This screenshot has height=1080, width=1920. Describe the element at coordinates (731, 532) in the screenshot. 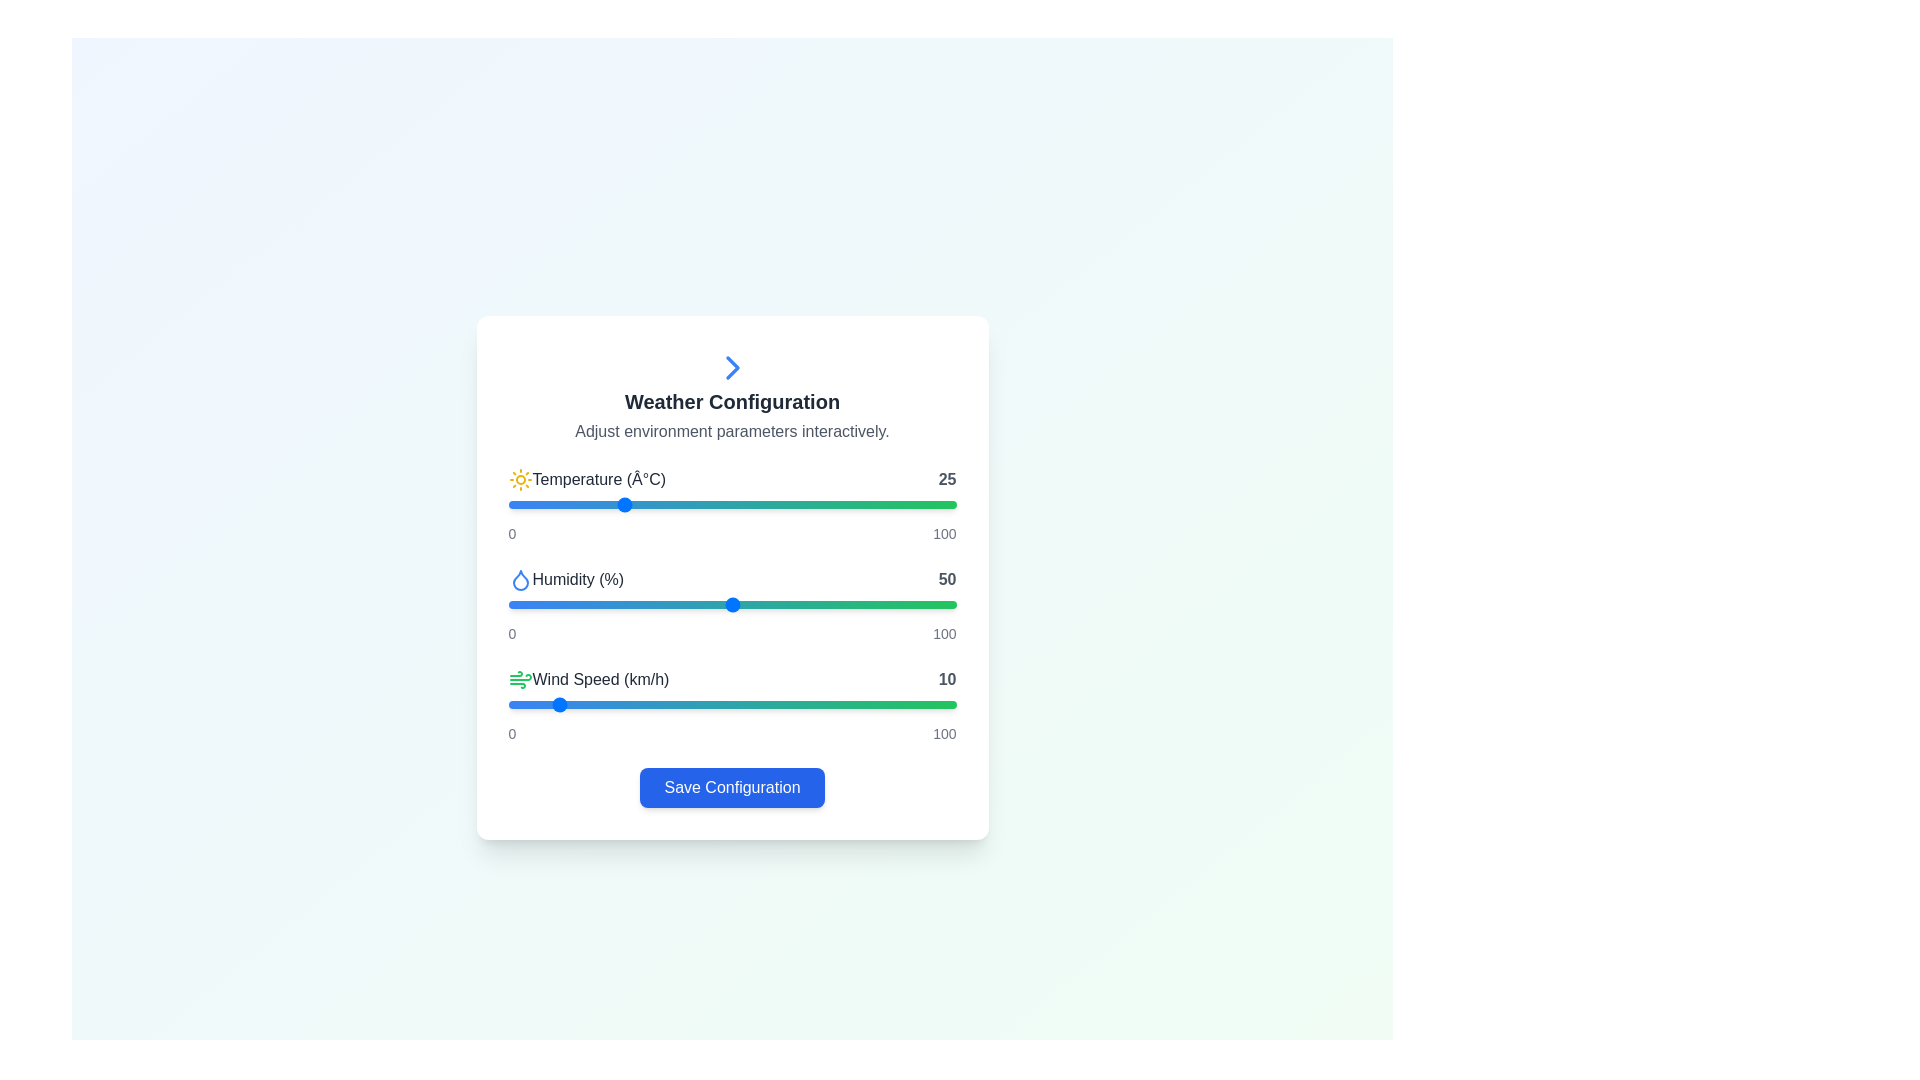

I see `the text label displaying the range indicators '0' and '100' for the slider in the 'Weather Configuration' section, located below the temperature slider` at that location.